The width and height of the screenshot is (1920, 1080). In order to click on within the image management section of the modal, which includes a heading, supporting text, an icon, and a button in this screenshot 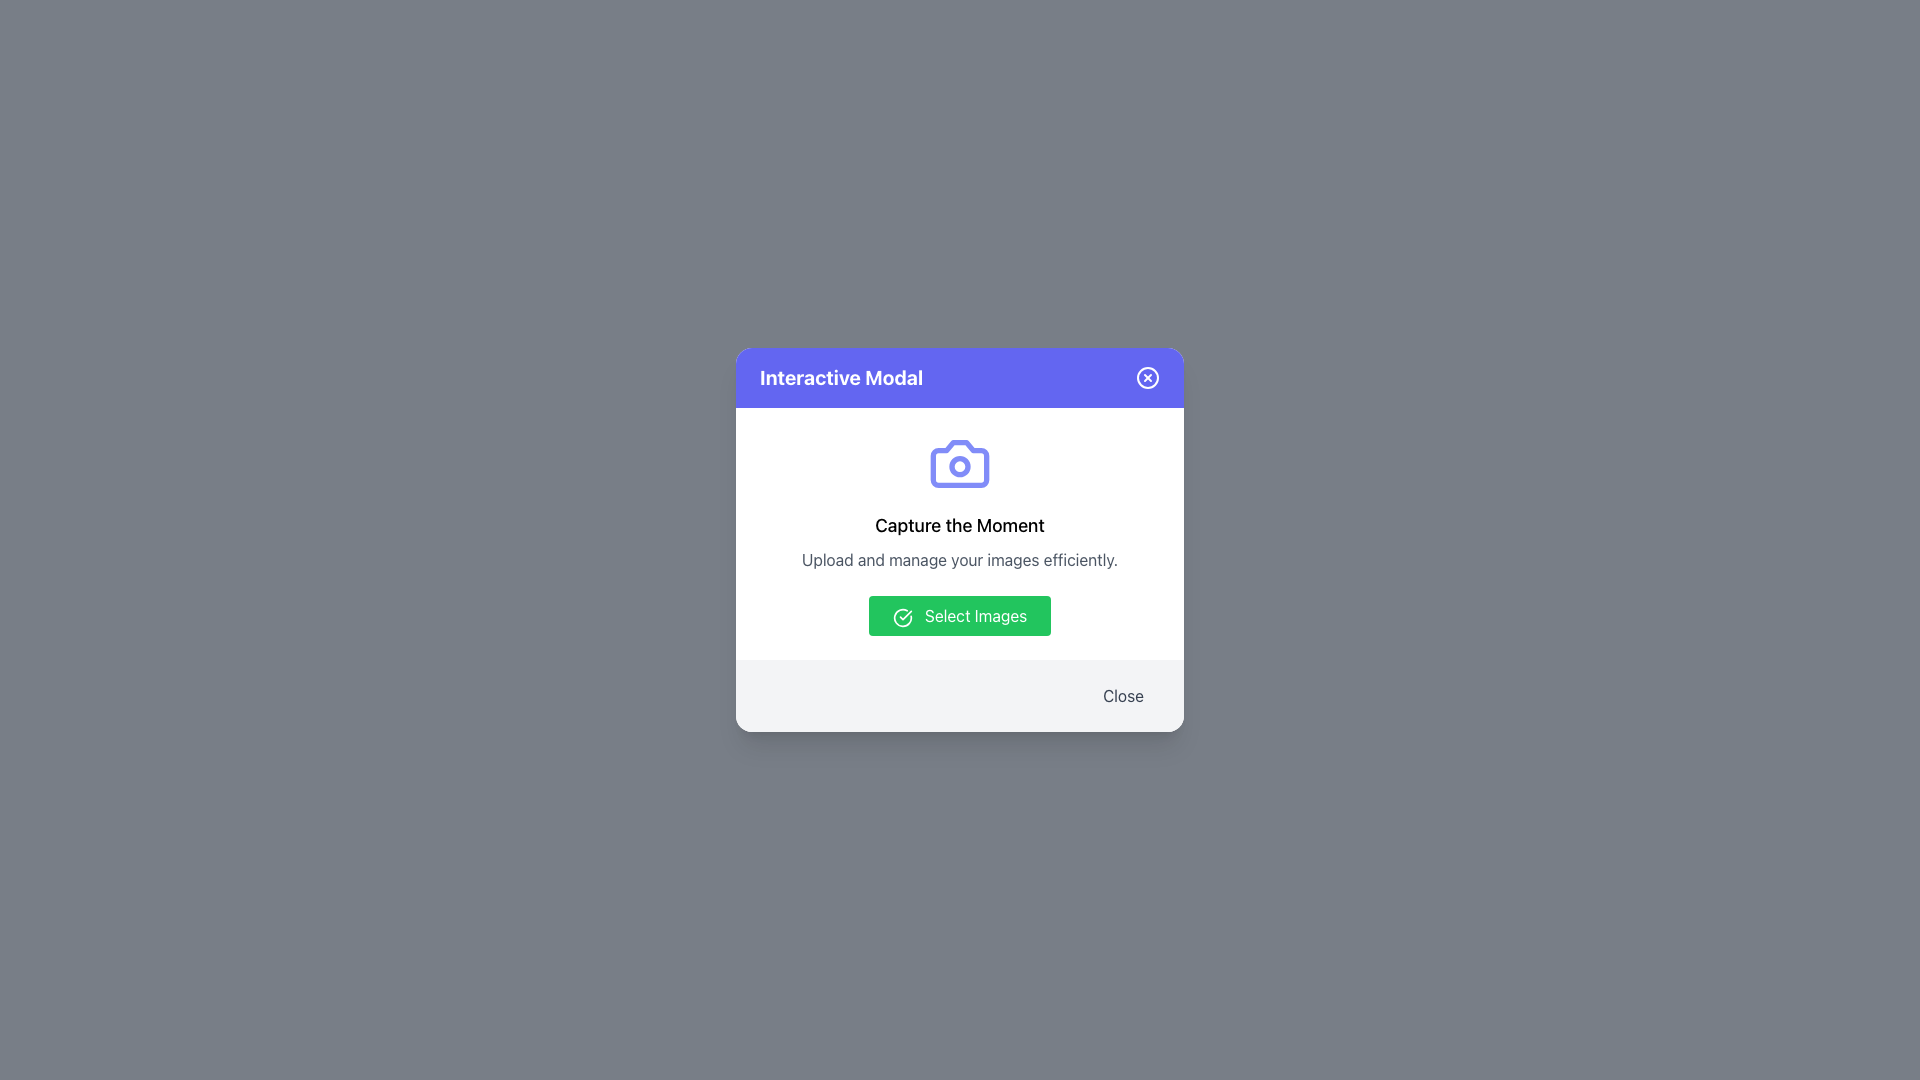, I will do `click(960, 532)`.